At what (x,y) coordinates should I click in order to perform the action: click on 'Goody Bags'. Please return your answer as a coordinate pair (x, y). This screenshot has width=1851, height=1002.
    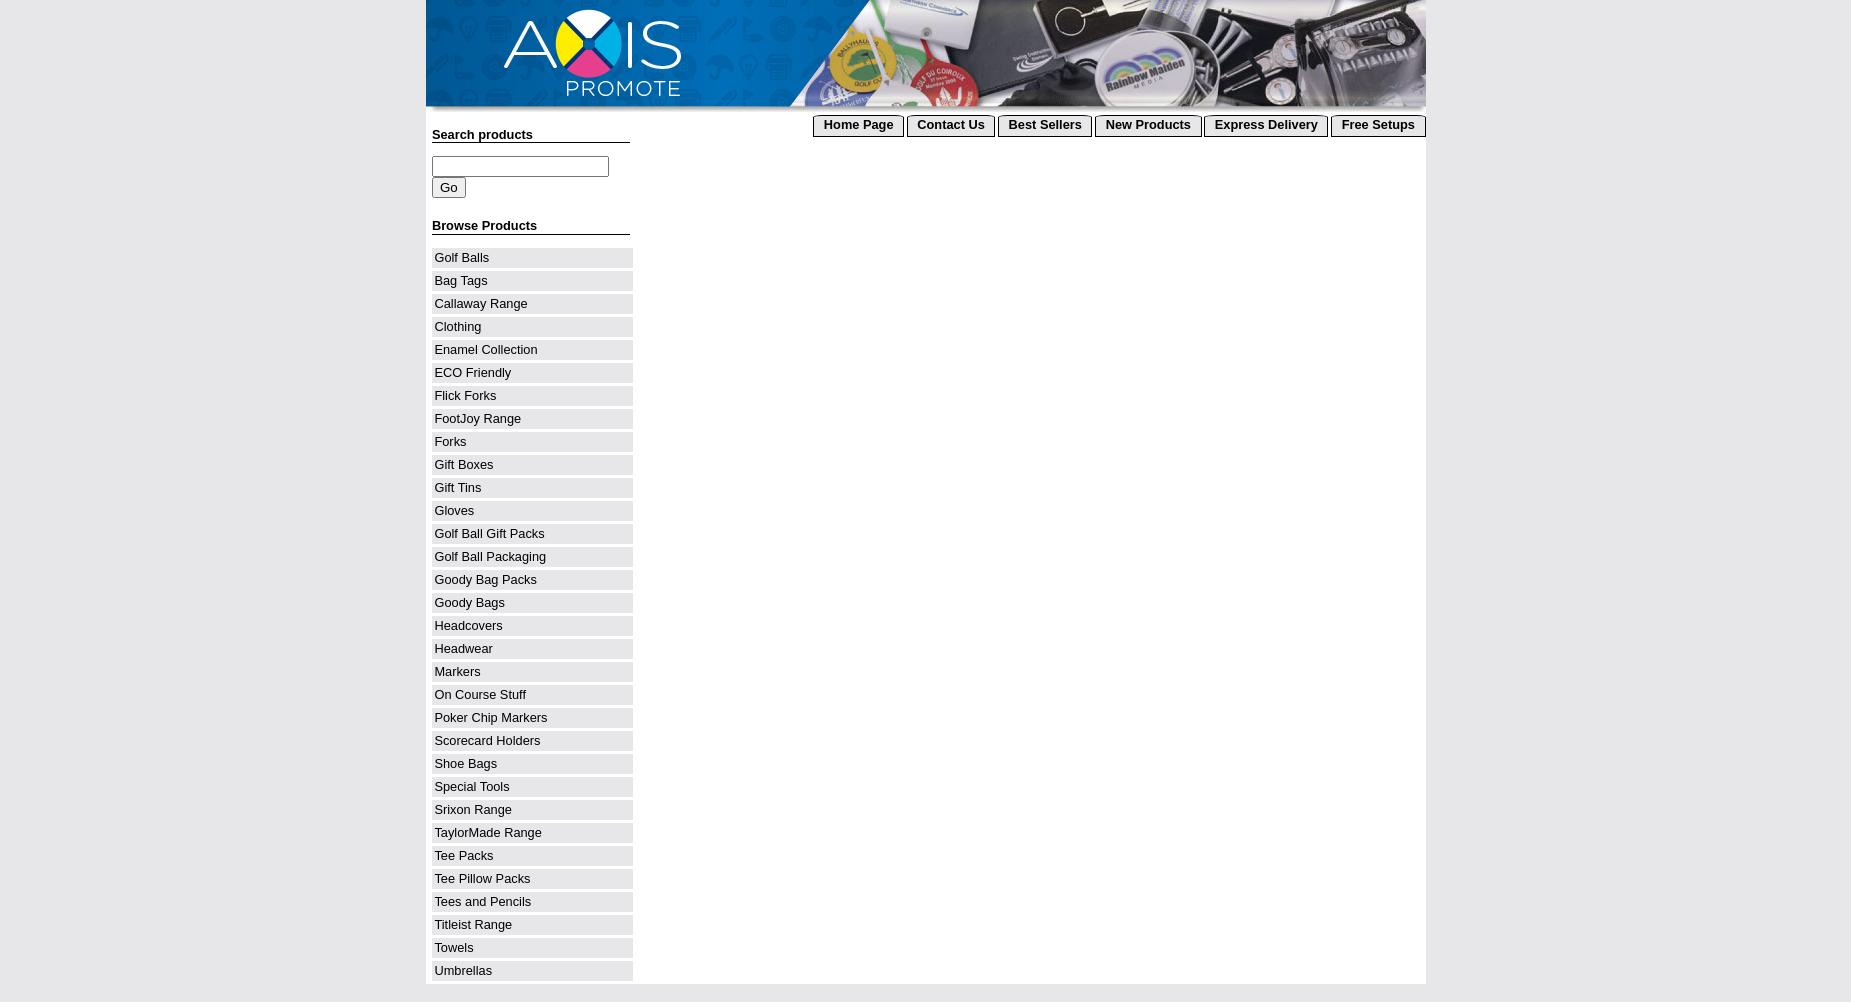
    Looking at the image, I should click on (434, 601).